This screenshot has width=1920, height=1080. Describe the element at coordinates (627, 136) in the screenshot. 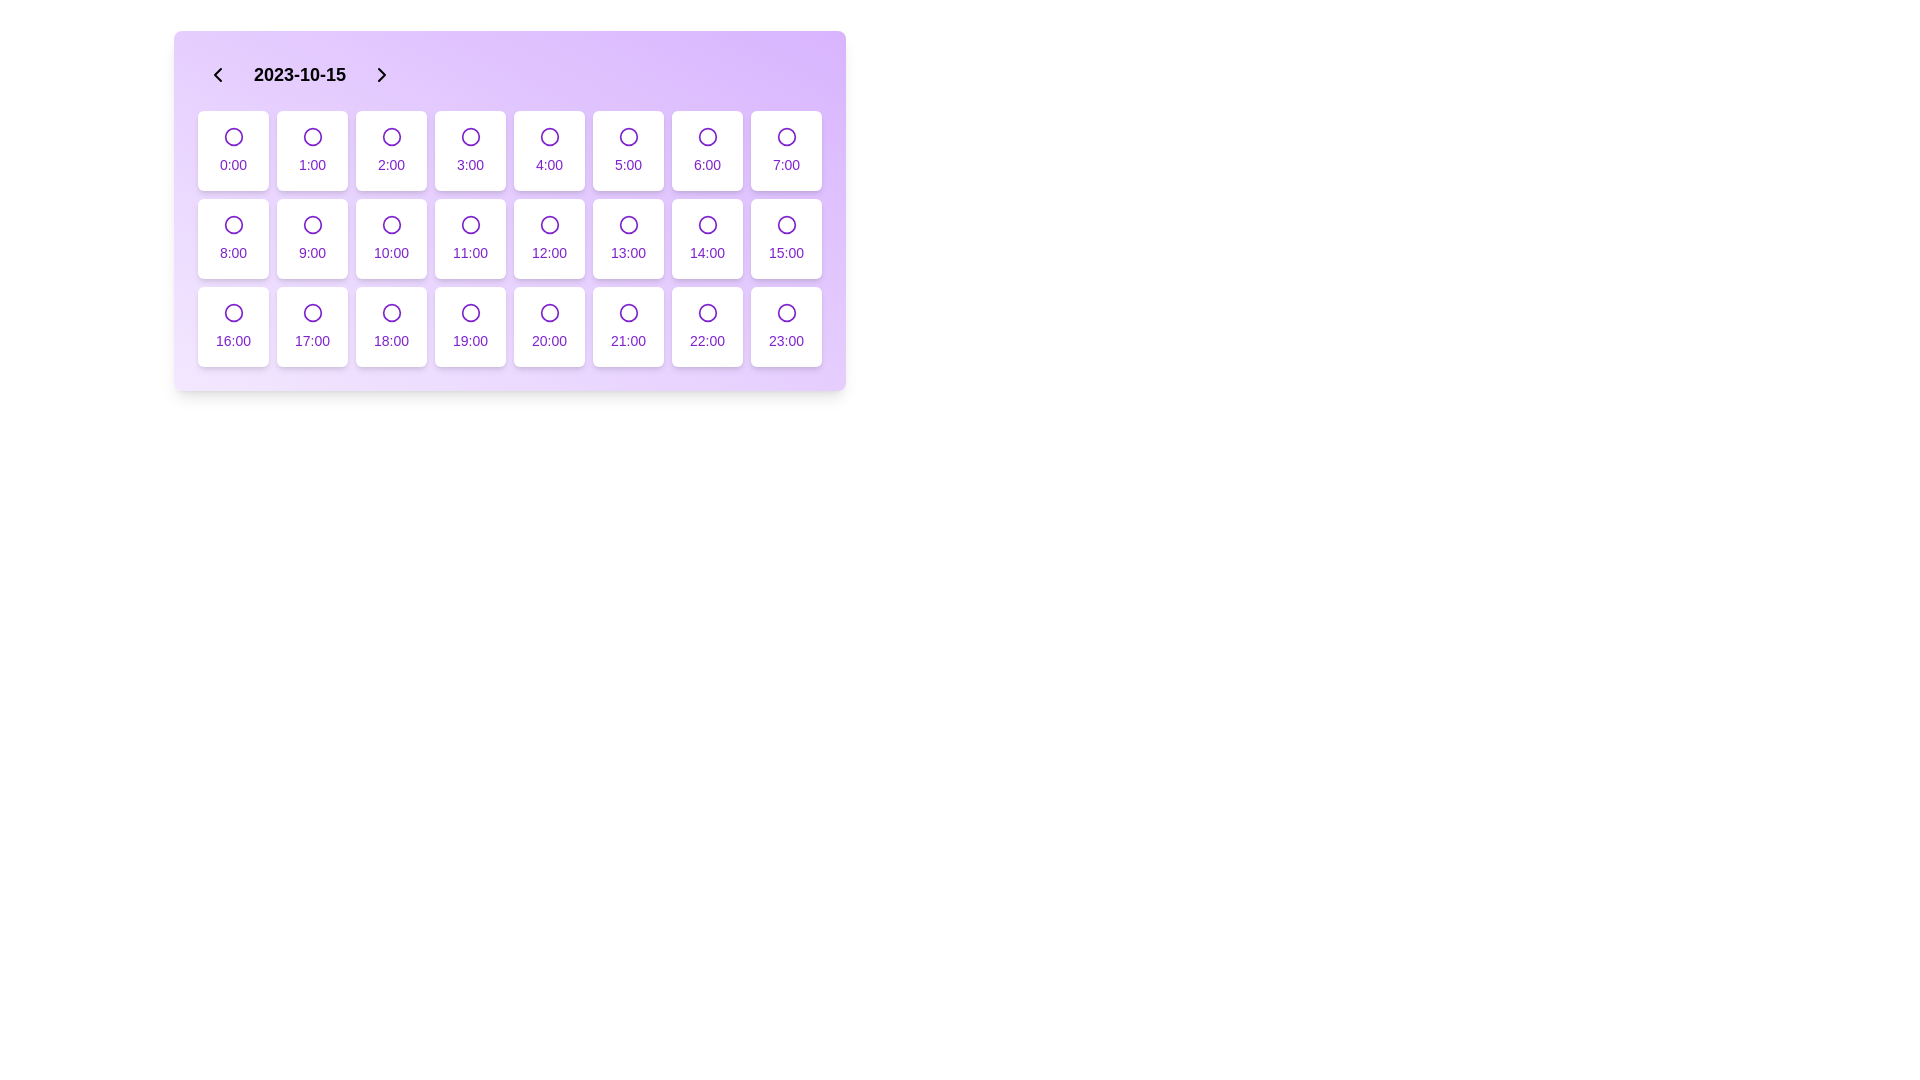

I see `the circular icon with a purple outline on a white background located in the second row and fifth column of the grid labeled '5:00'` at that location.